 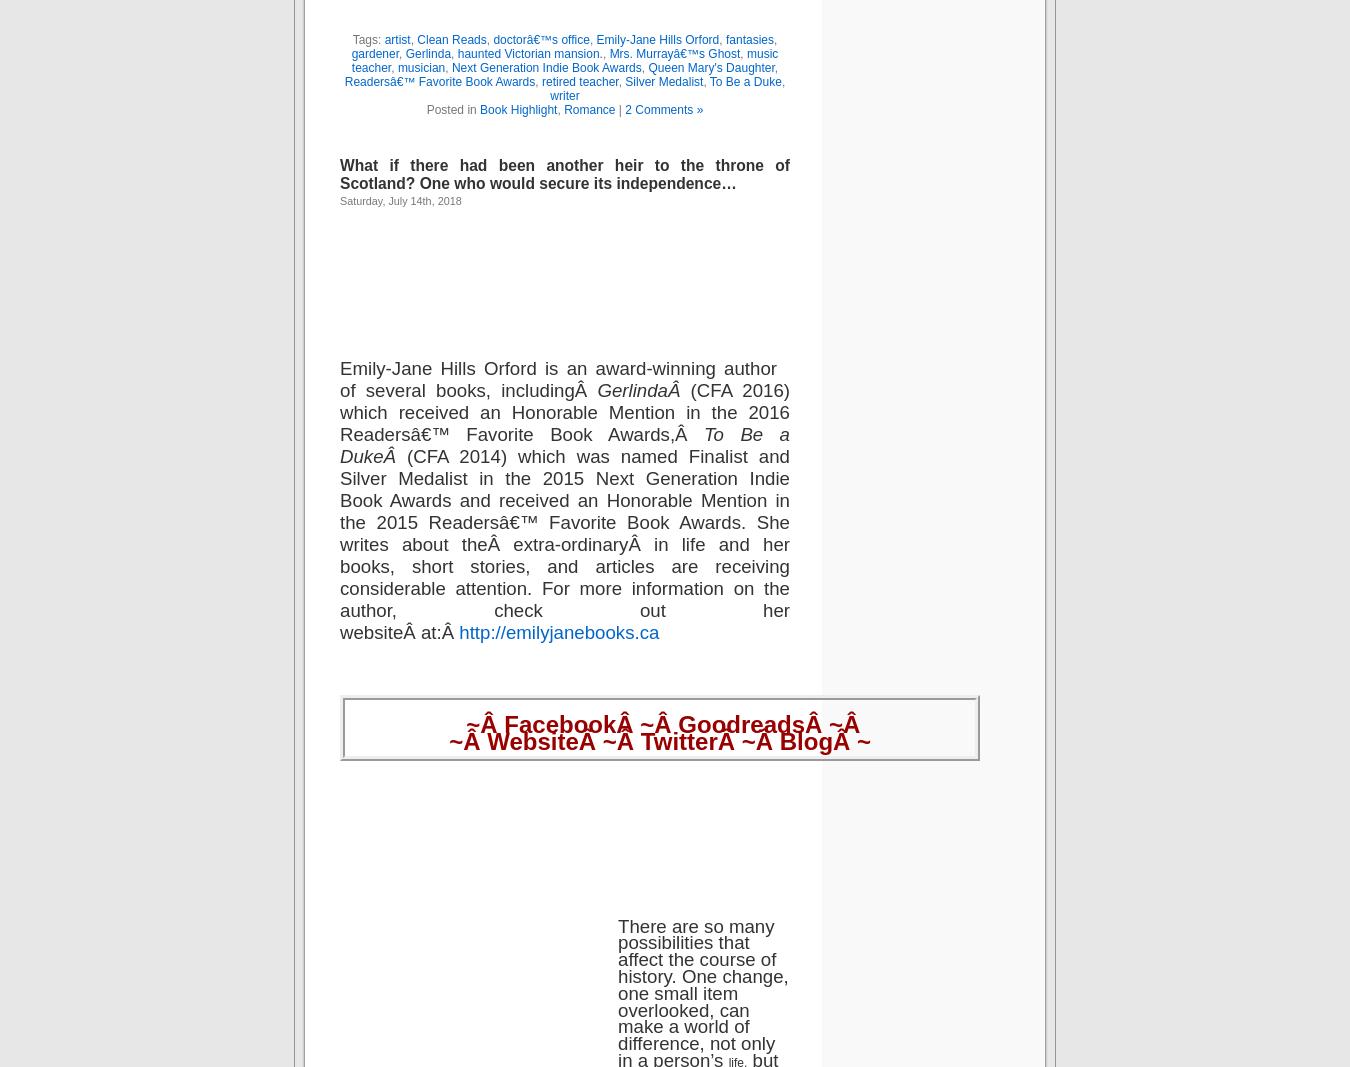 I want to click on 'Mrs. Murrayâ€™s Ghost', so click(x=608, y=52).